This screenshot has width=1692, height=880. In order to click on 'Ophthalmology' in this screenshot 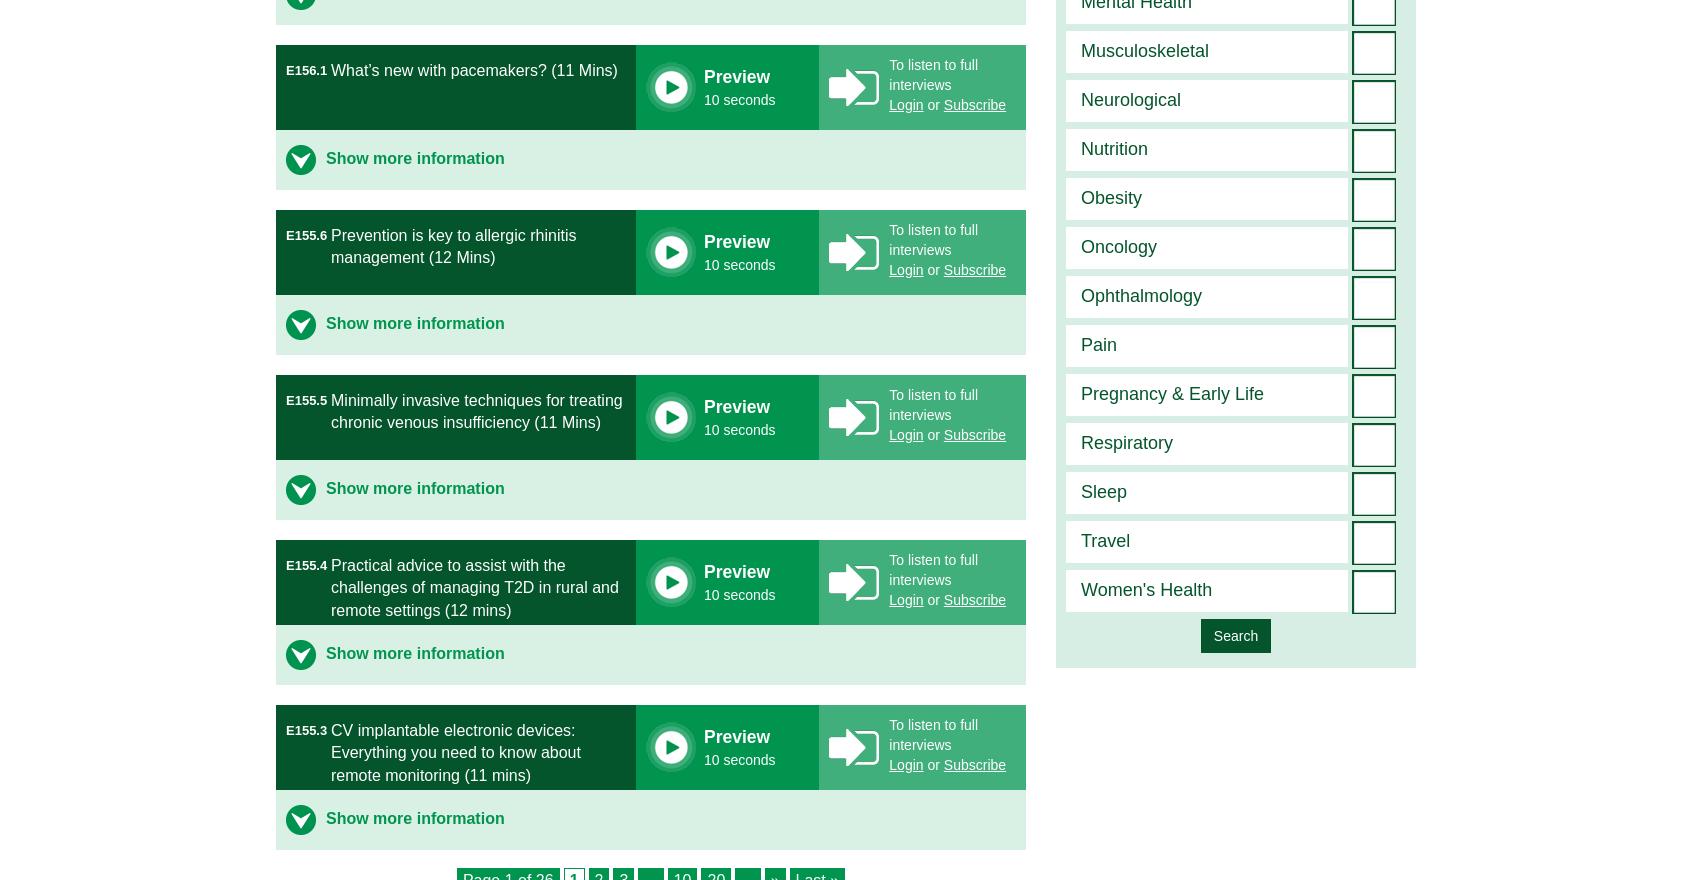, I will do `click(1140, 295)`.